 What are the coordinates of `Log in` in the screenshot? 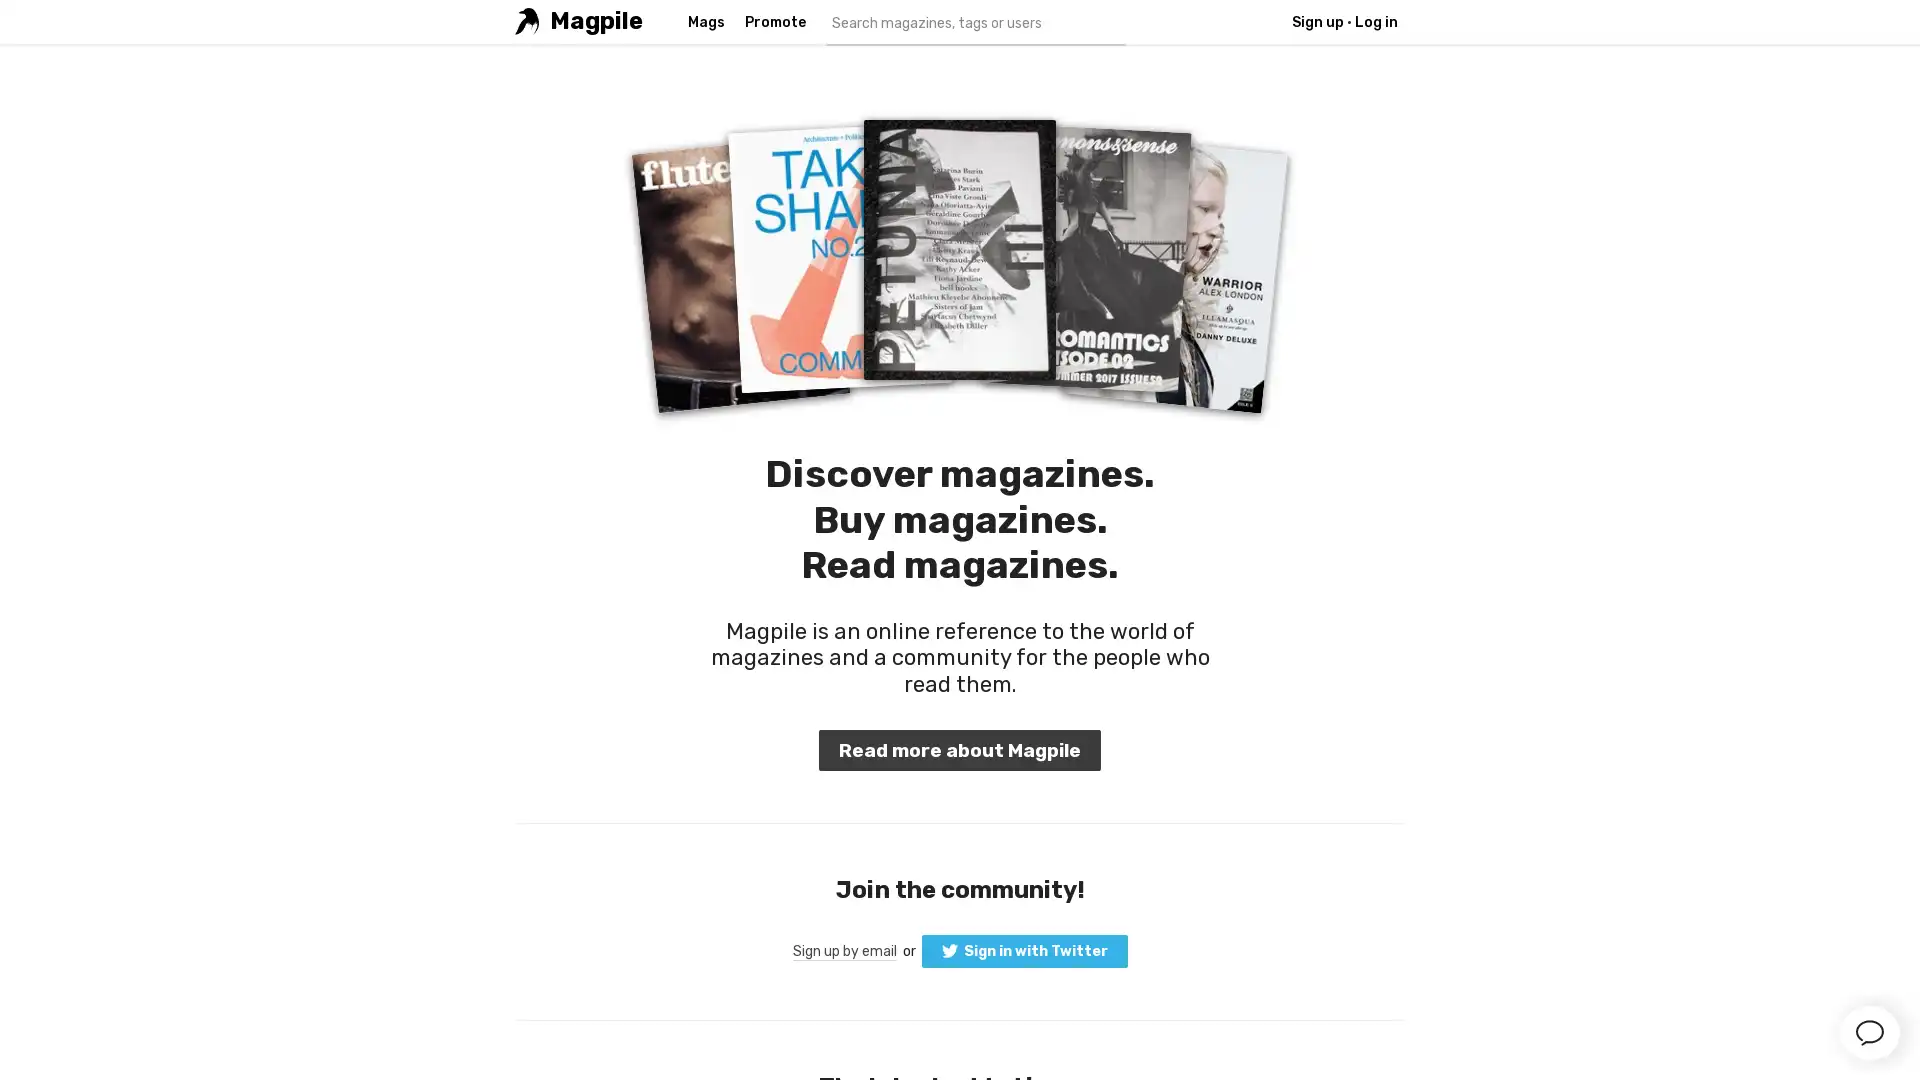 It's located at (958, 362).